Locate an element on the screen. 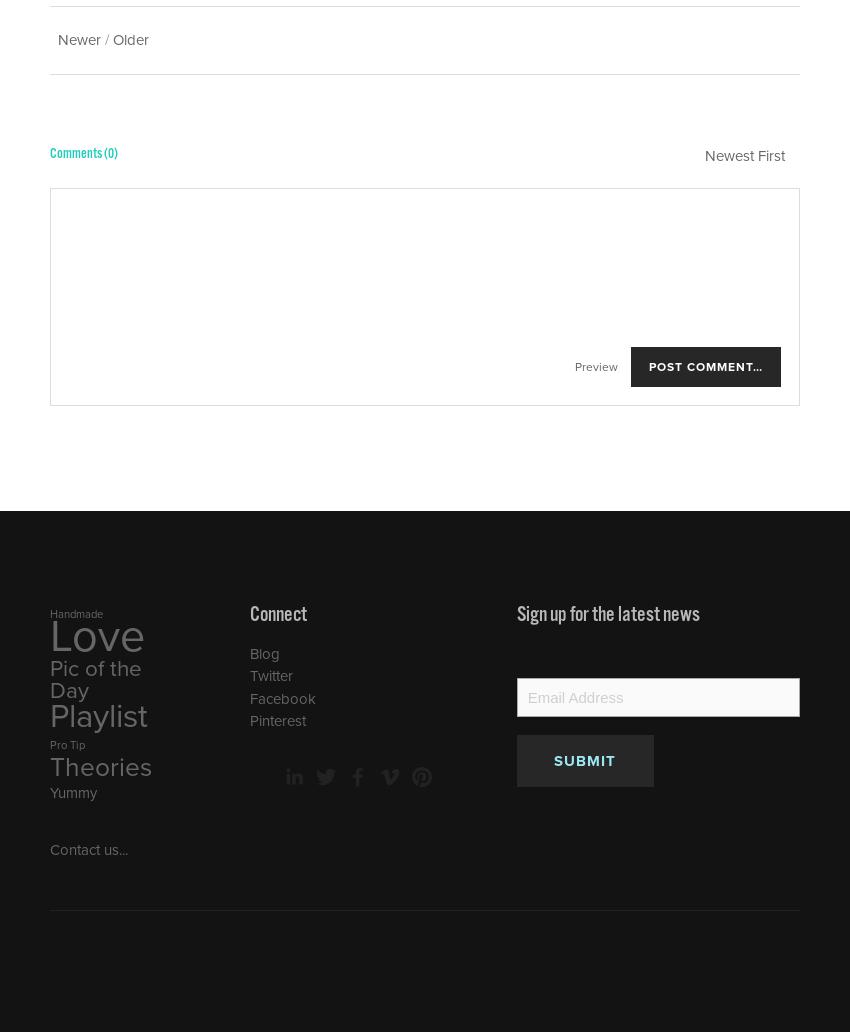 The image size is (850, 1032). 'Handmade' is located at coordinates (76, 613).